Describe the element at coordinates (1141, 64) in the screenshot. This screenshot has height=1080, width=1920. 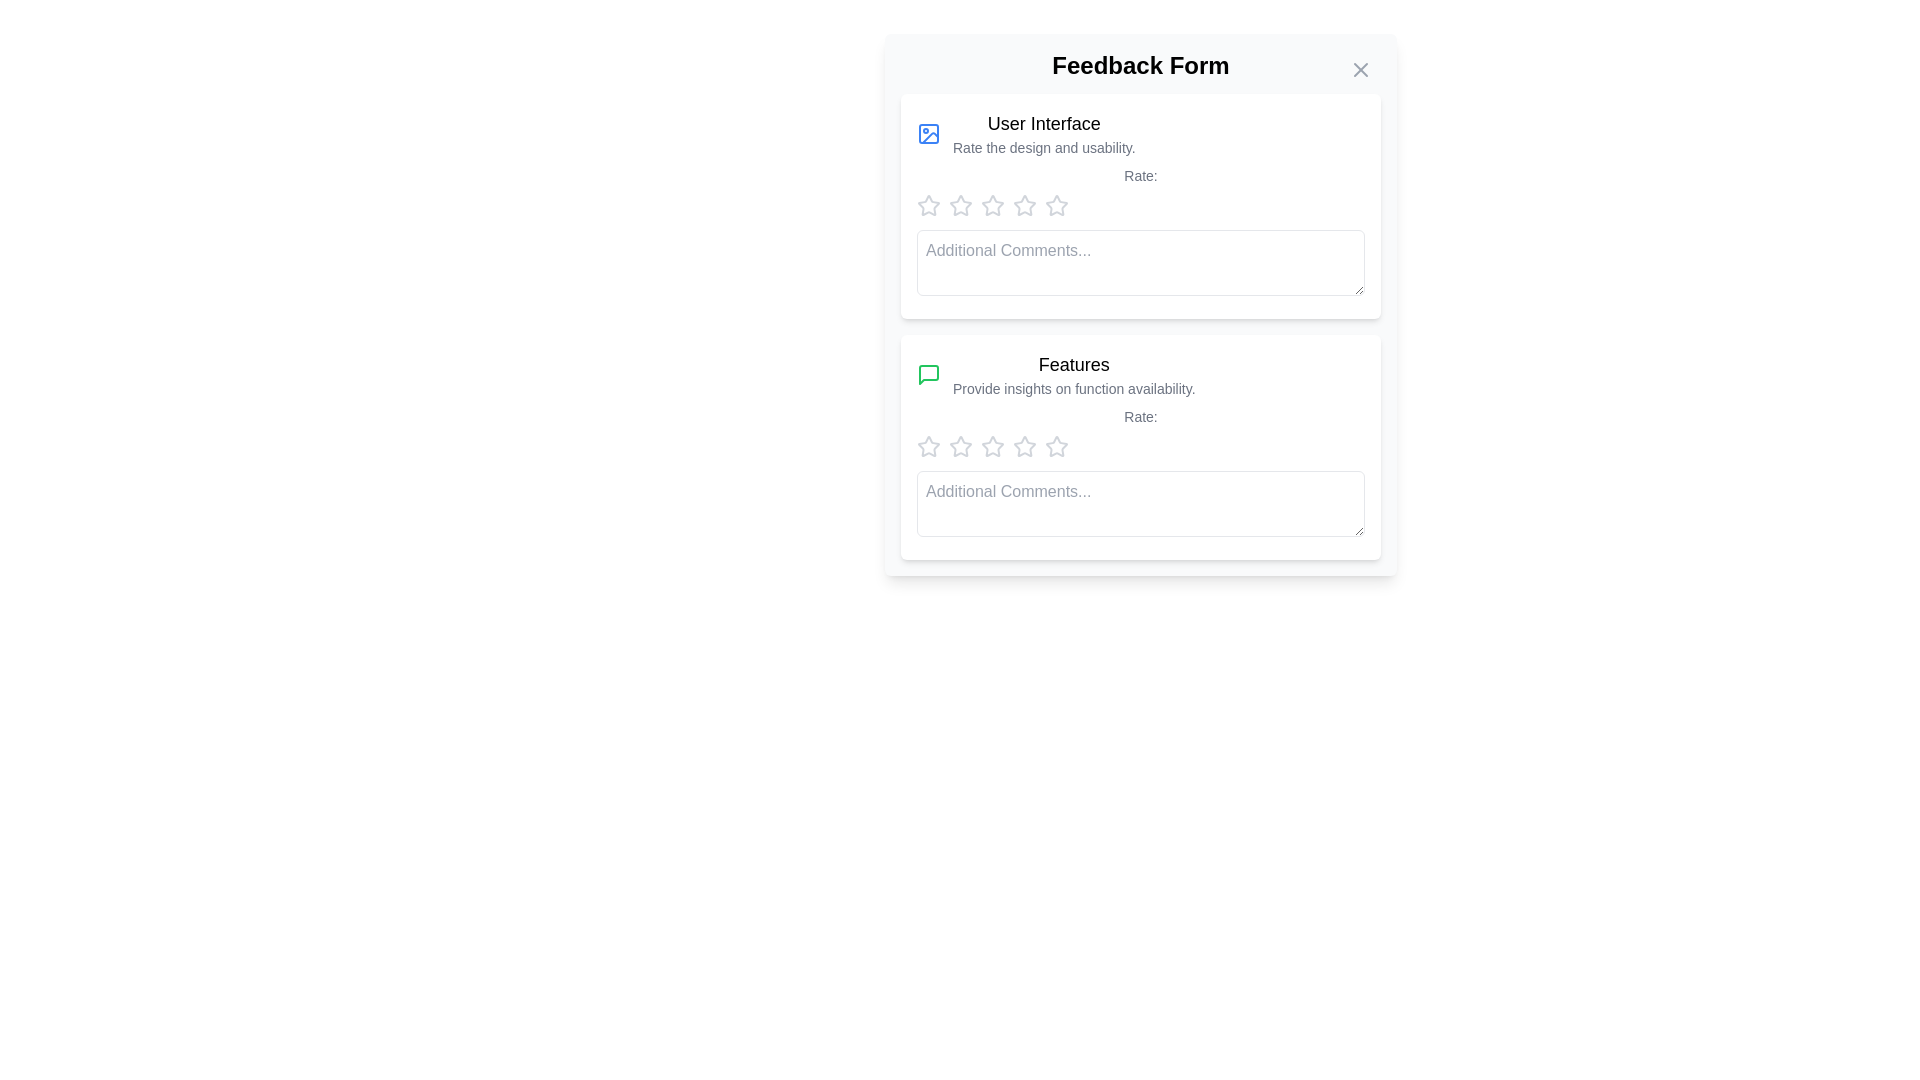
I see `static header text displaying 'Feedback Form' located at the top-center of the feedback form interface` at that location.